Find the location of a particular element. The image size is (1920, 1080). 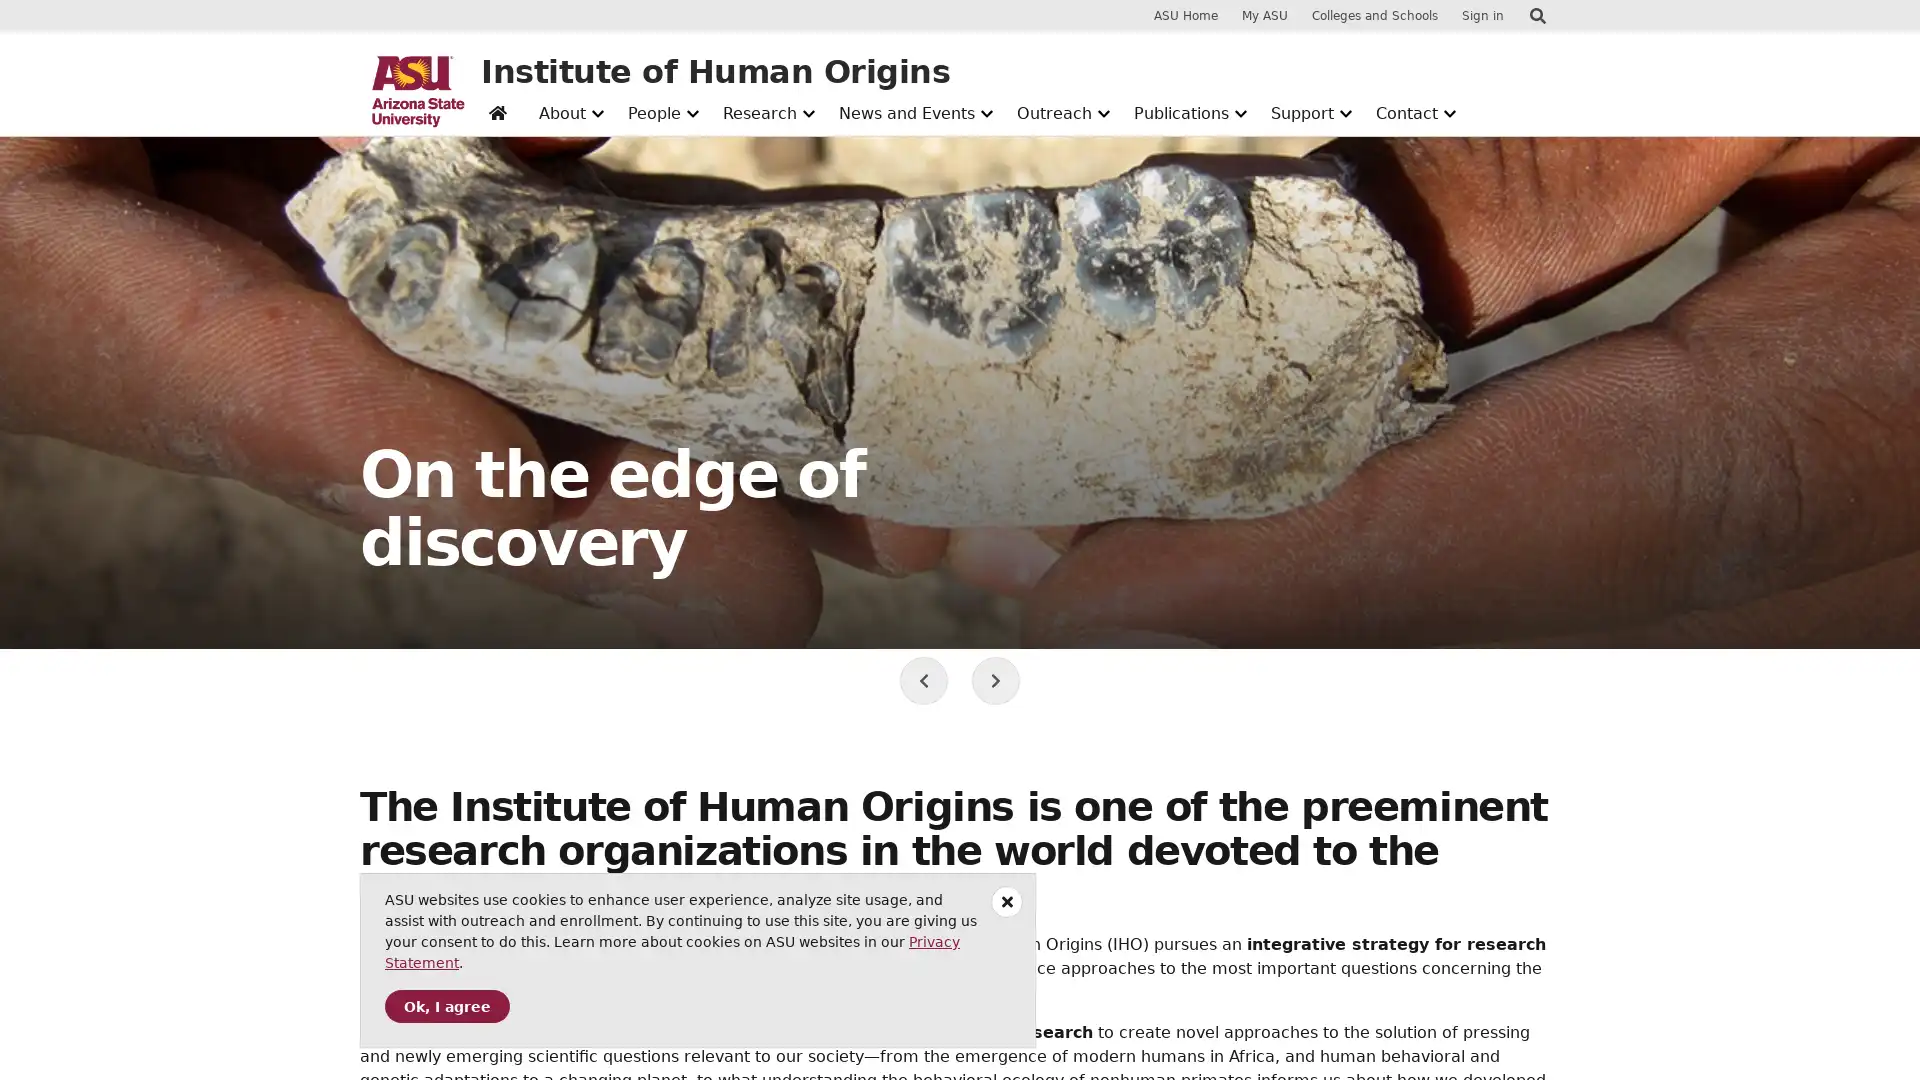

Accept cookies is located at coordinates (446, 1006).